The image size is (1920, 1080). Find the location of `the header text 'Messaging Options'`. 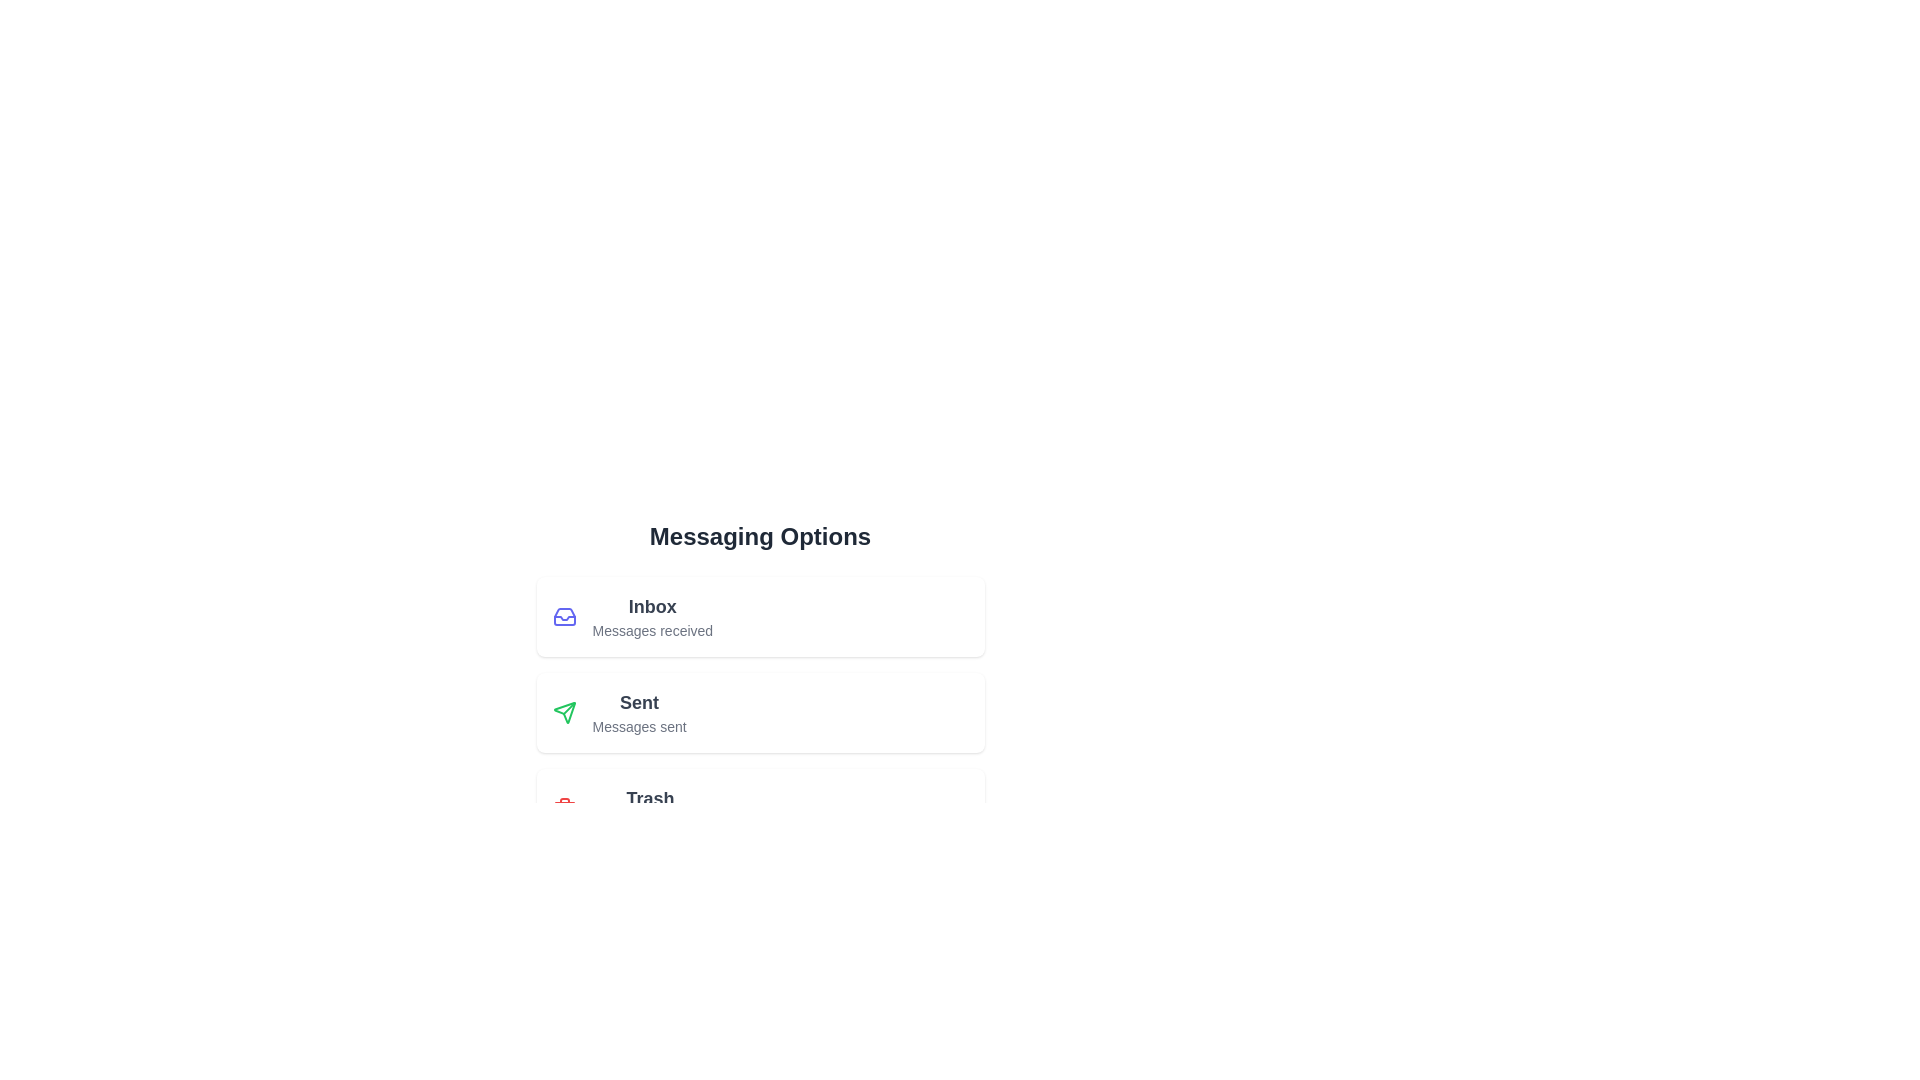

the header text 'Messaging Options' is located at coordinates (759, 535).